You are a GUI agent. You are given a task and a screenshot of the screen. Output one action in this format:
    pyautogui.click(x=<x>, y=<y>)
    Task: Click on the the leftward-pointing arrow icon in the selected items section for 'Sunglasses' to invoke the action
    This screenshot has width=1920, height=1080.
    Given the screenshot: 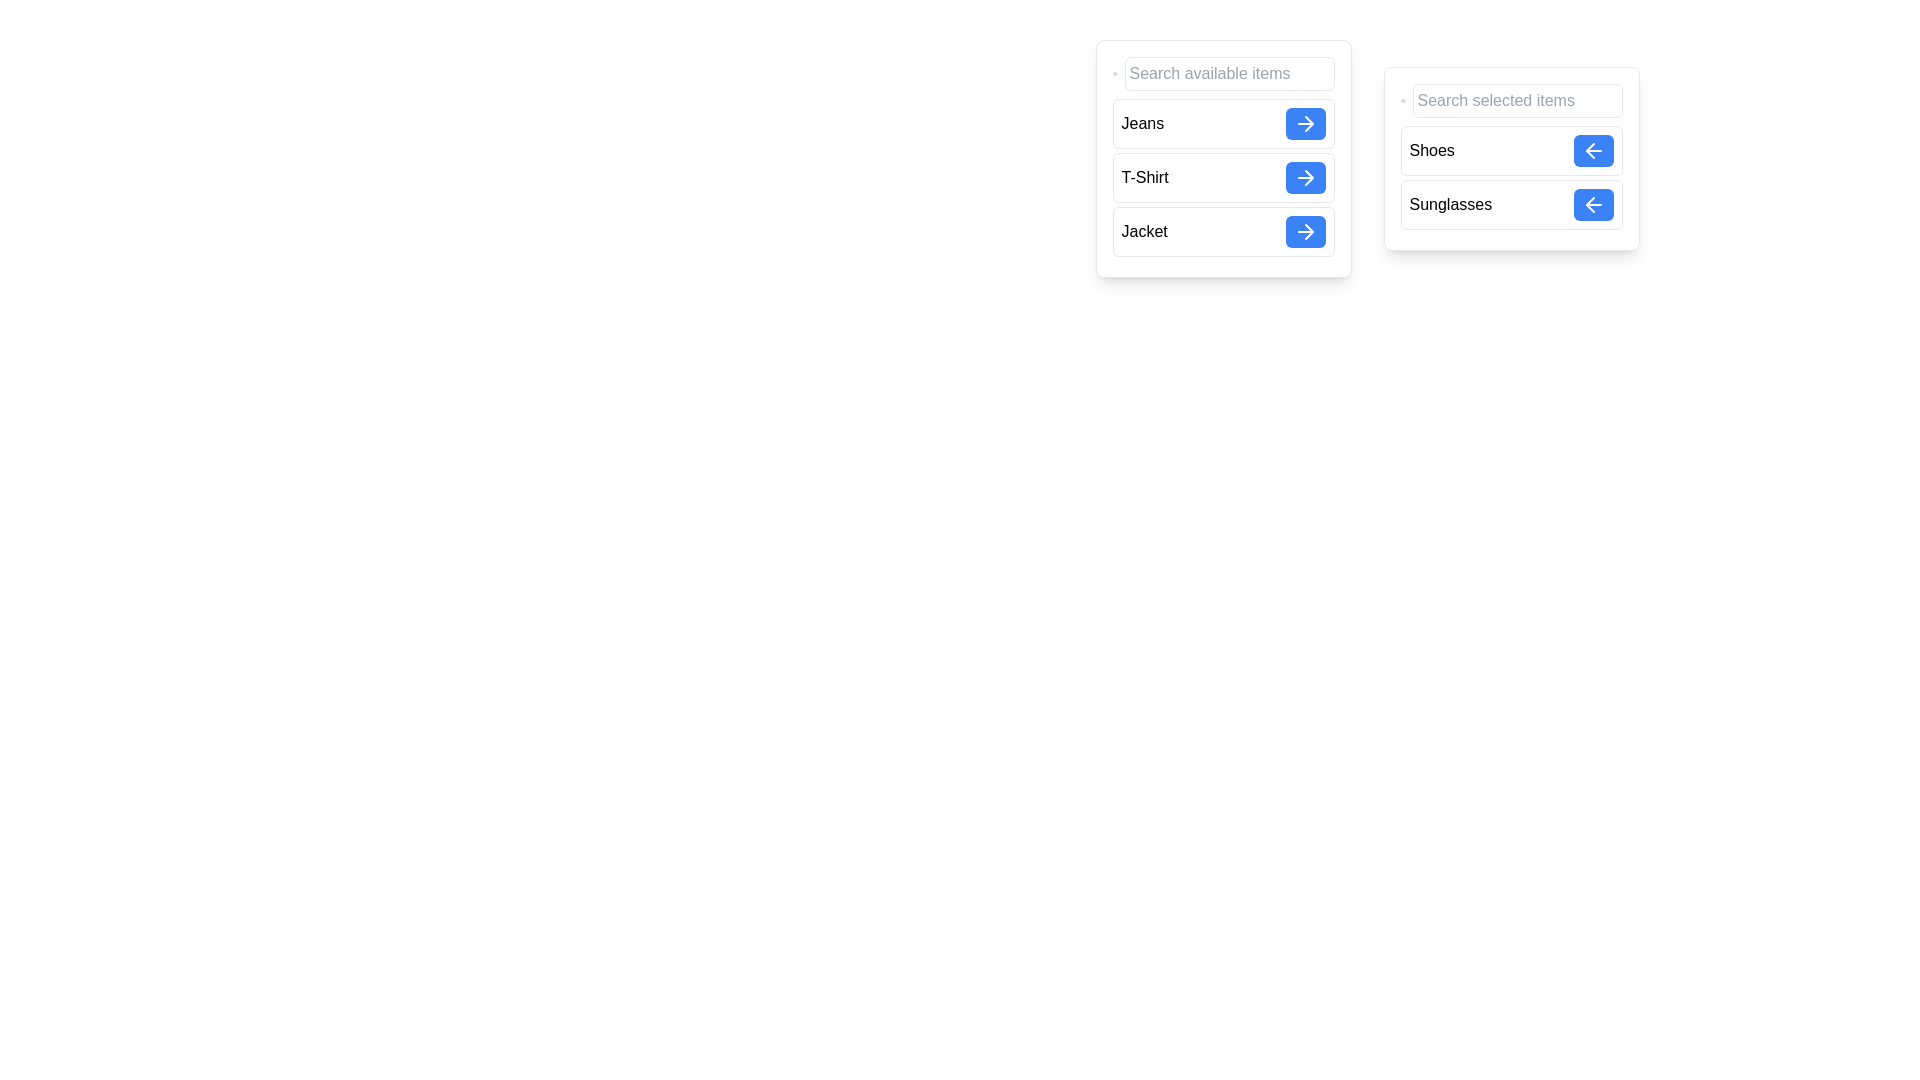 What is the action you would take?
    pyautogui.click(x=1588, y=204)
    